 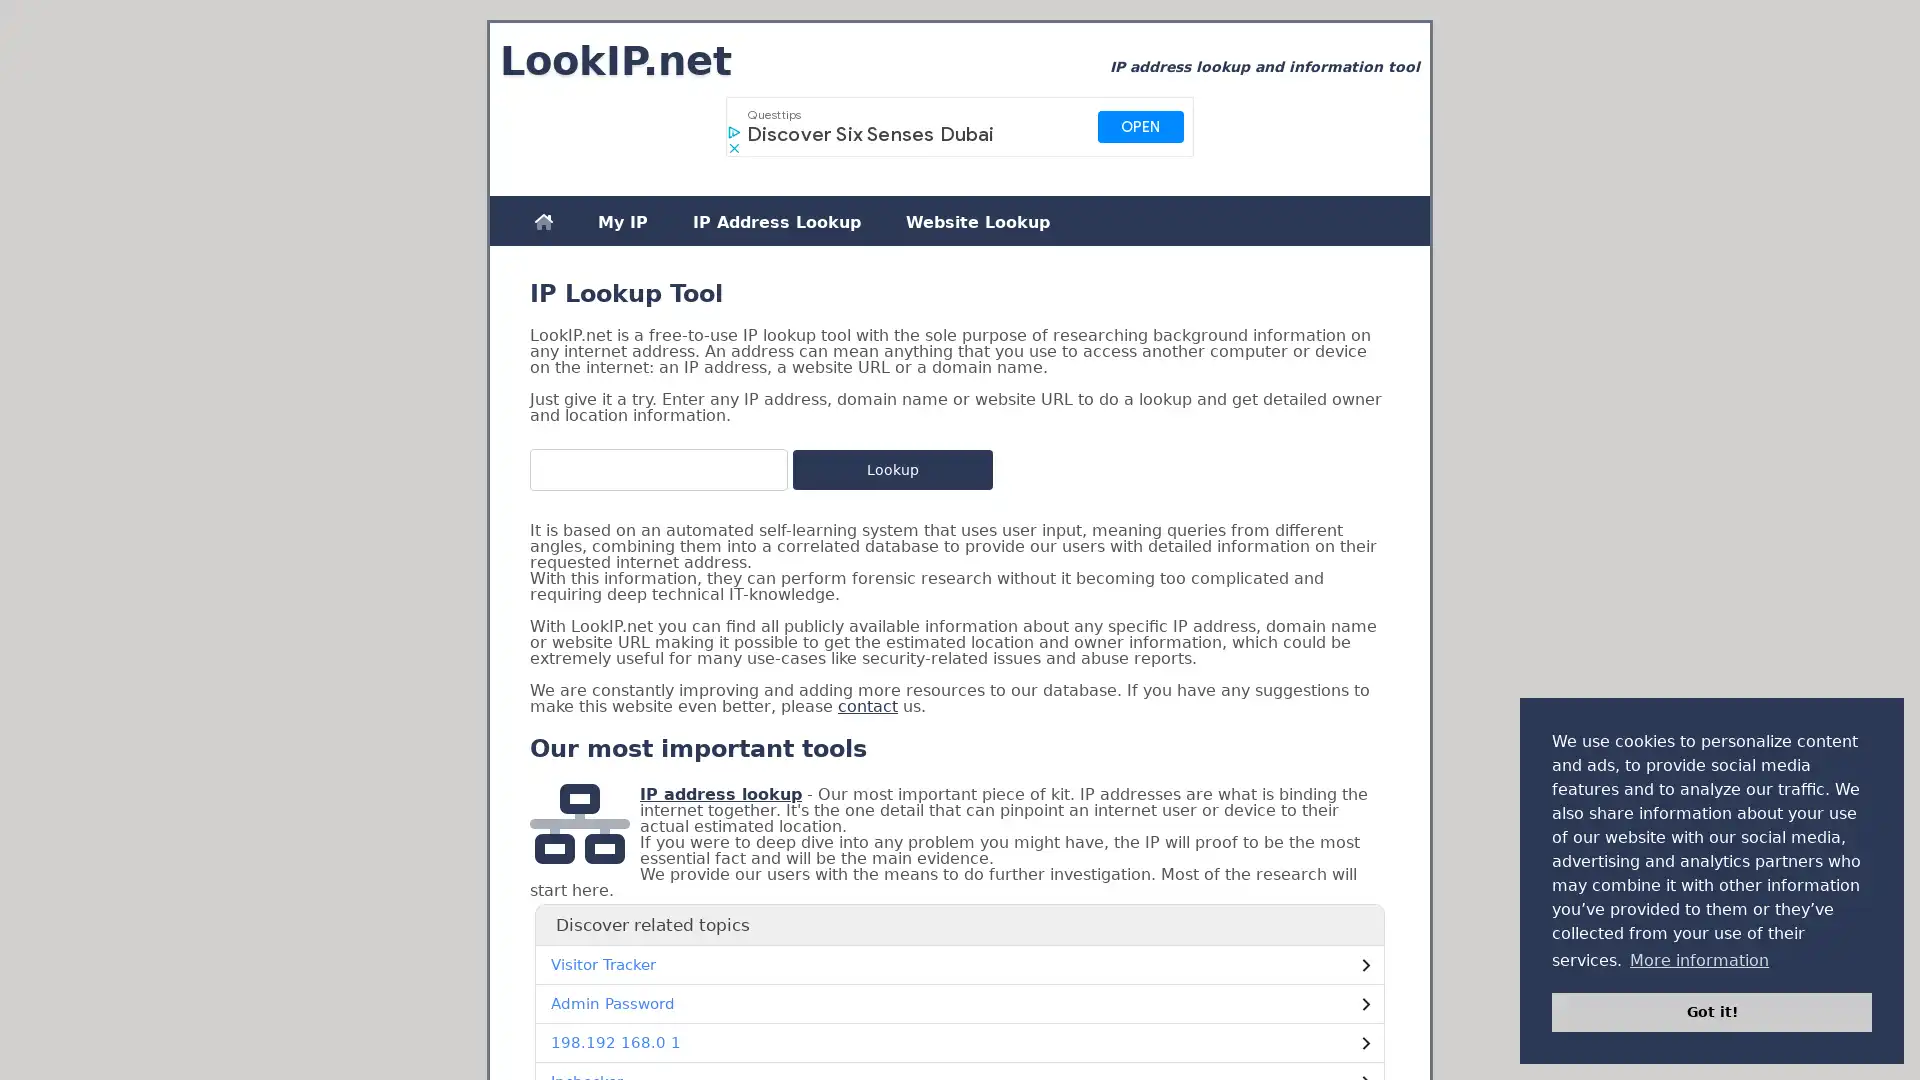 What do you see at coordinates (1698, 959) in the screenshot?
I see `learn more about cookies` at bounding box center [1698, 959].